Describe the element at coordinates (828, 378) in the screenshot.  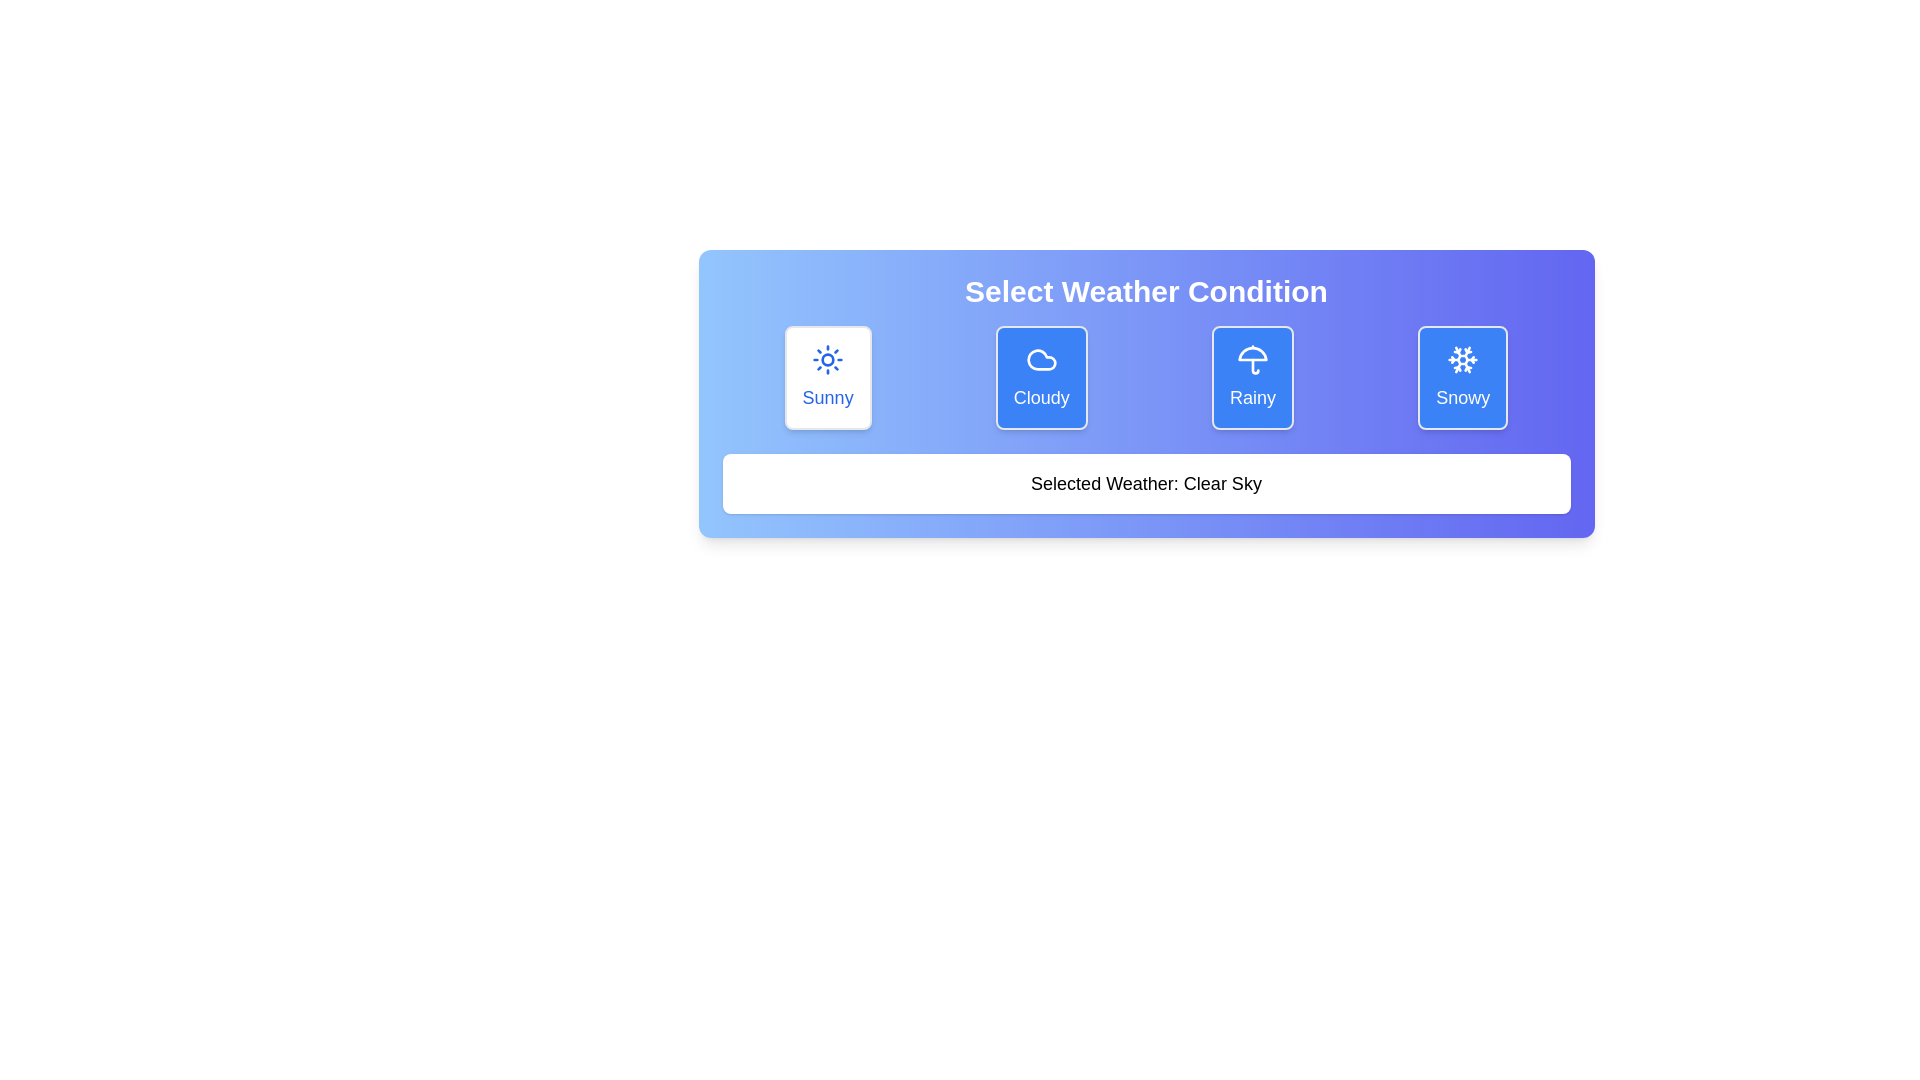
I see `the 'Sunny' button, which is the first button in the horizontal list of weather options, featuring a sun icon and a blue border` at that location.